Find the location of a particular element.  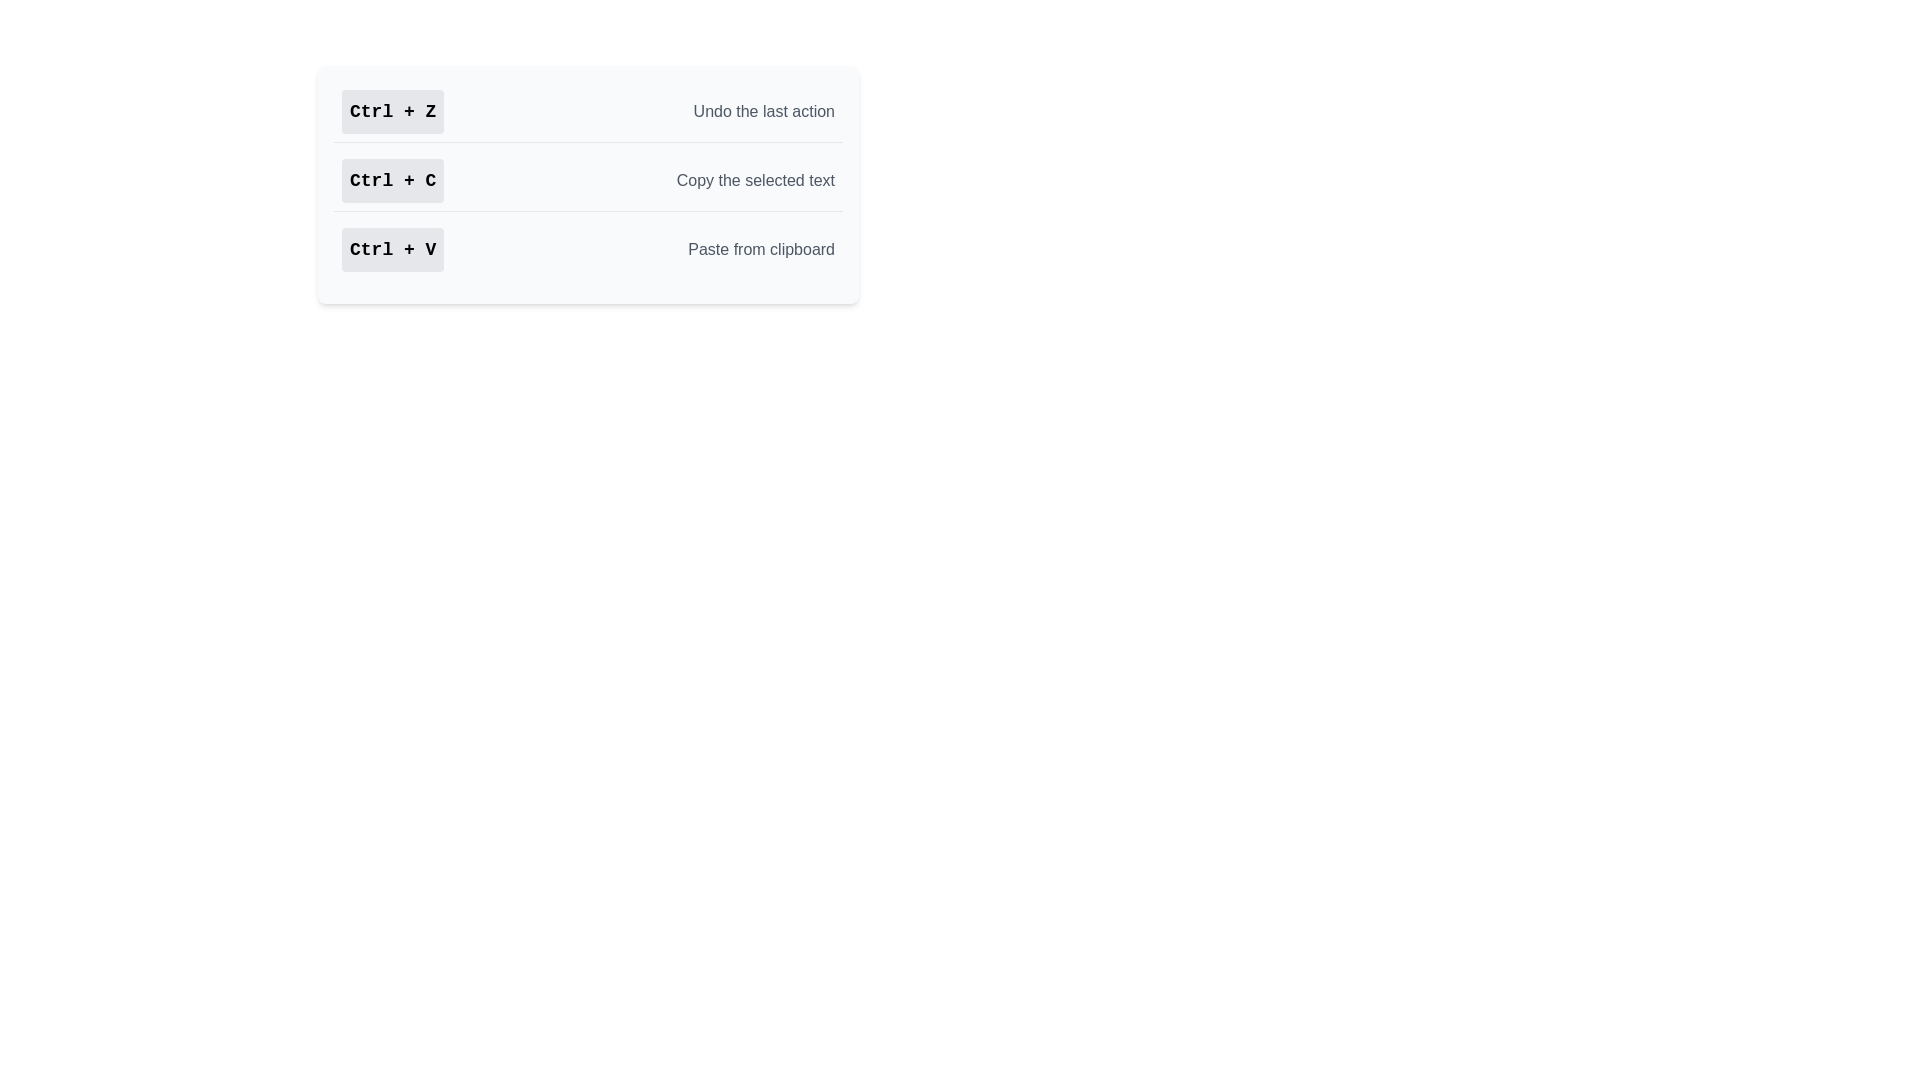

the first informational row that describes the keyboard shortcut 'Ctrl + Z' for 'Undo the last action' is located at coordinates (587, 112).